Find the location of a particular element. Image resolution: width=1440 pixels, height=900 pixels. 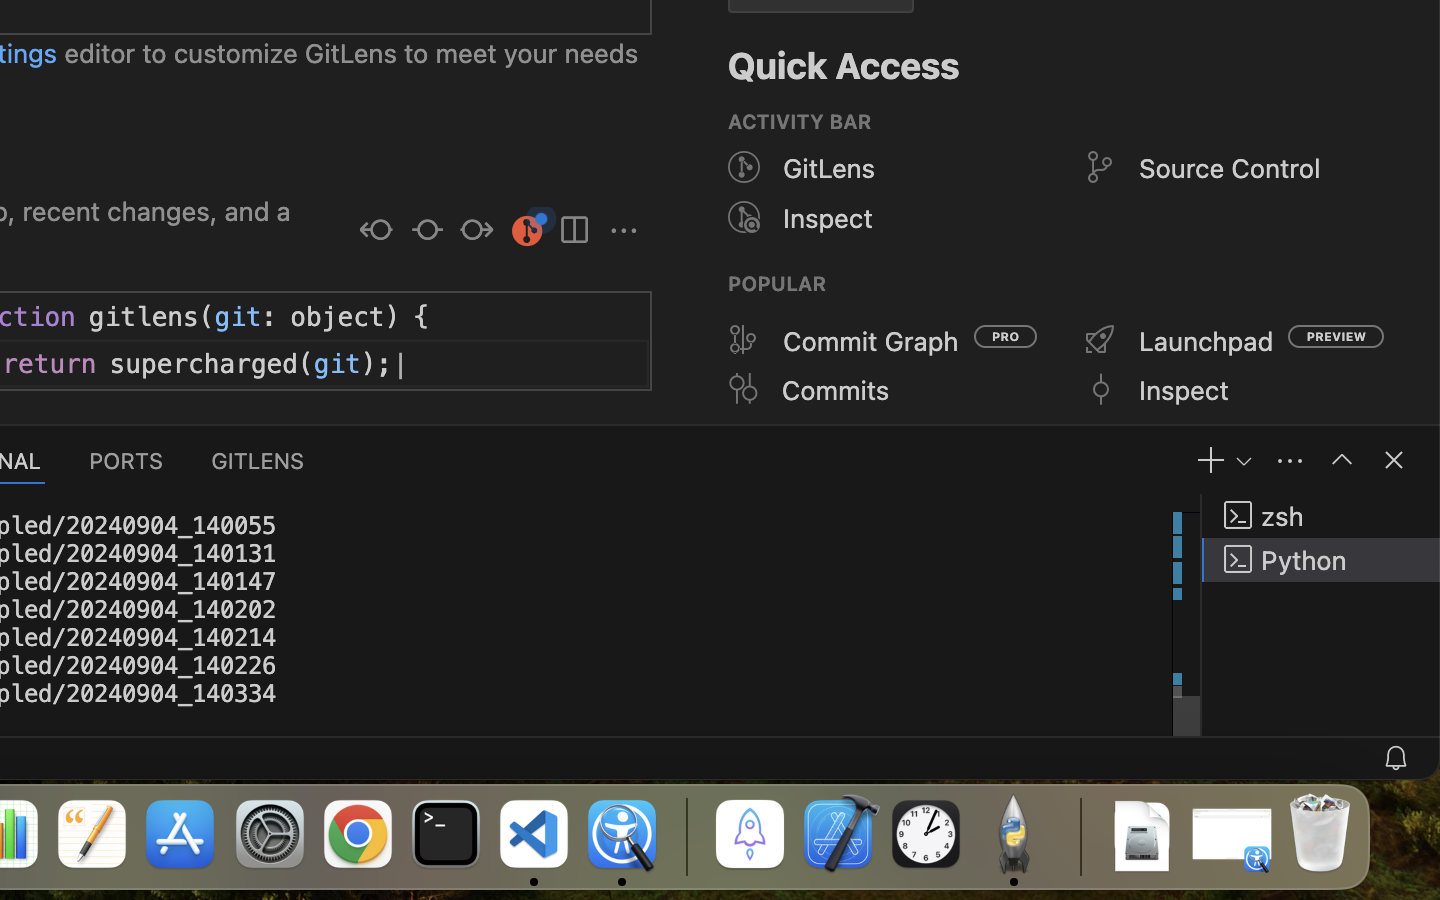

'Inspect' is located at coordinates (829, 217).